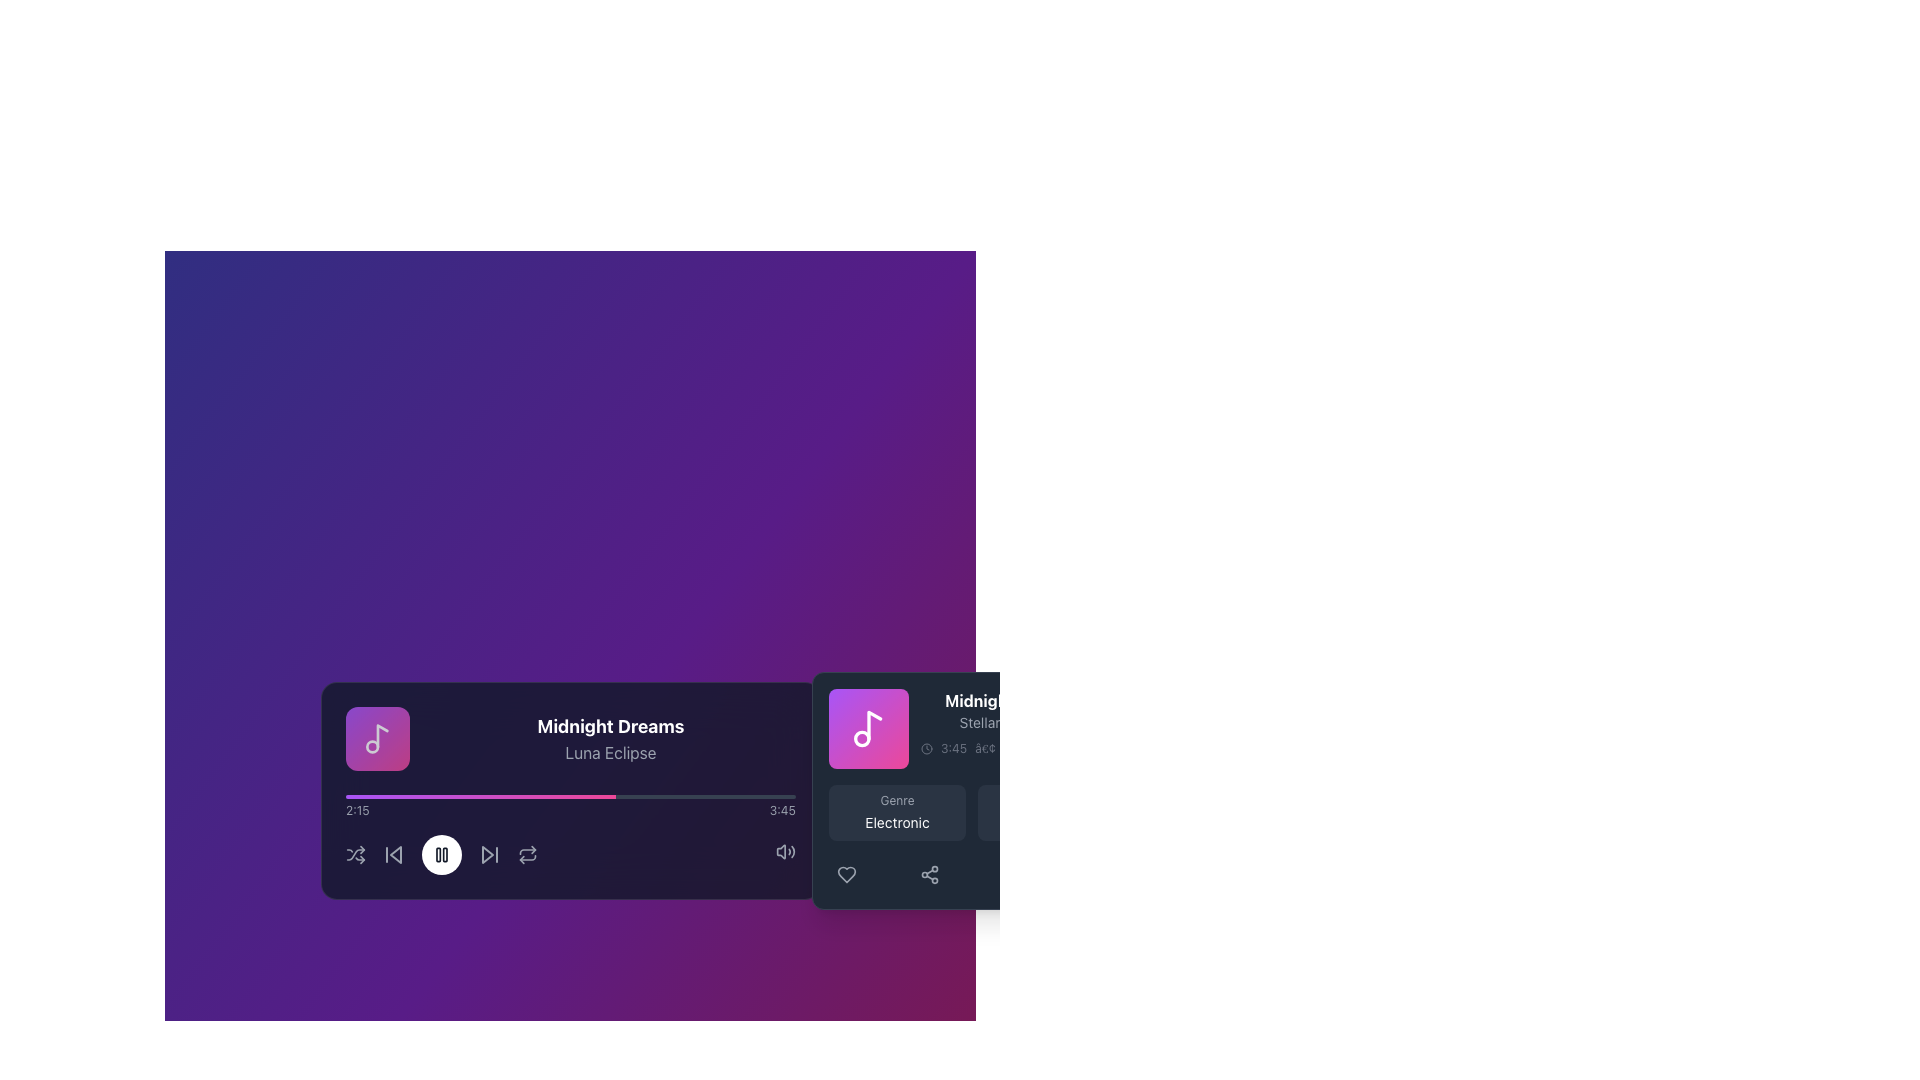 Image resolution: width=1920 pixels, height=1080 pixels. What do you see at coordinates (925, 748) in the screenshot?
I see `circular SVG component representing a clock or timer for accessibility or design specifications by clicking on its center` at bounding box center [925, 748].